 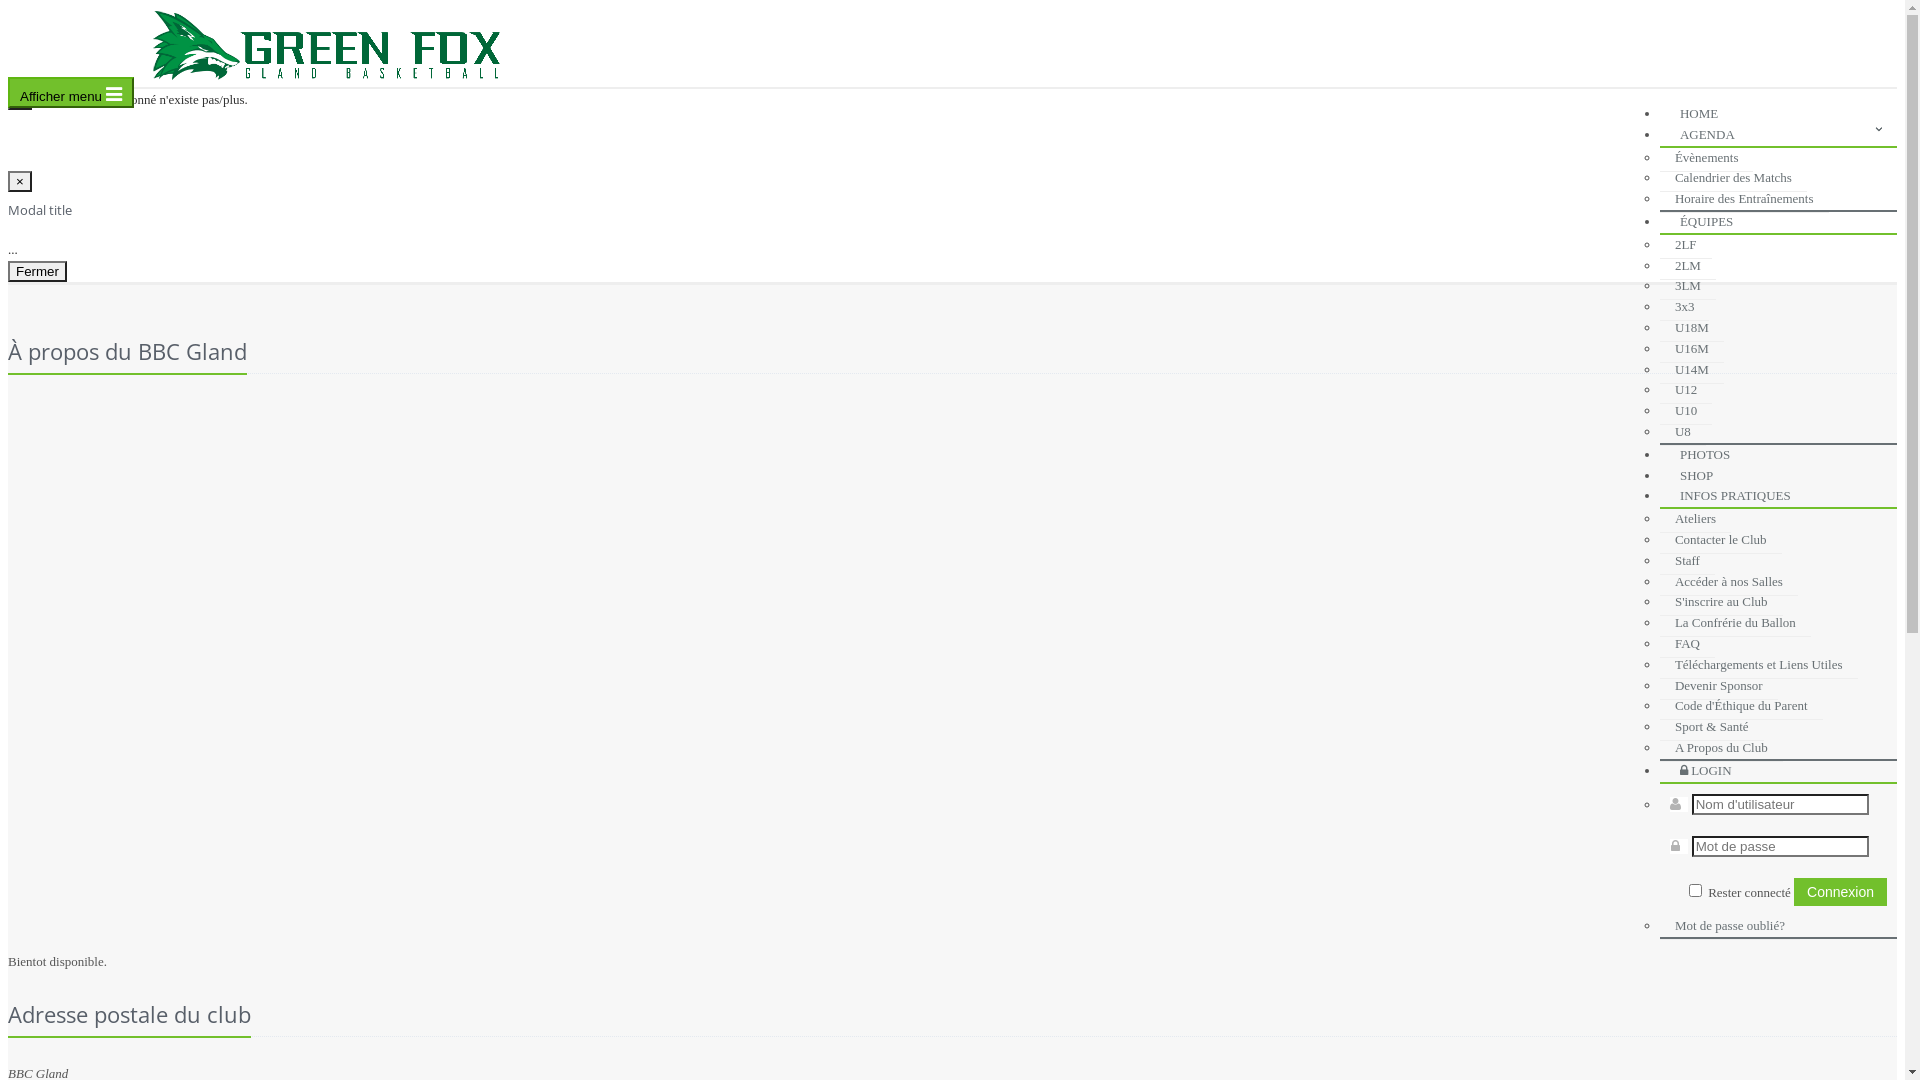 I want to click on 'U12', so click(x=1684, y=389).